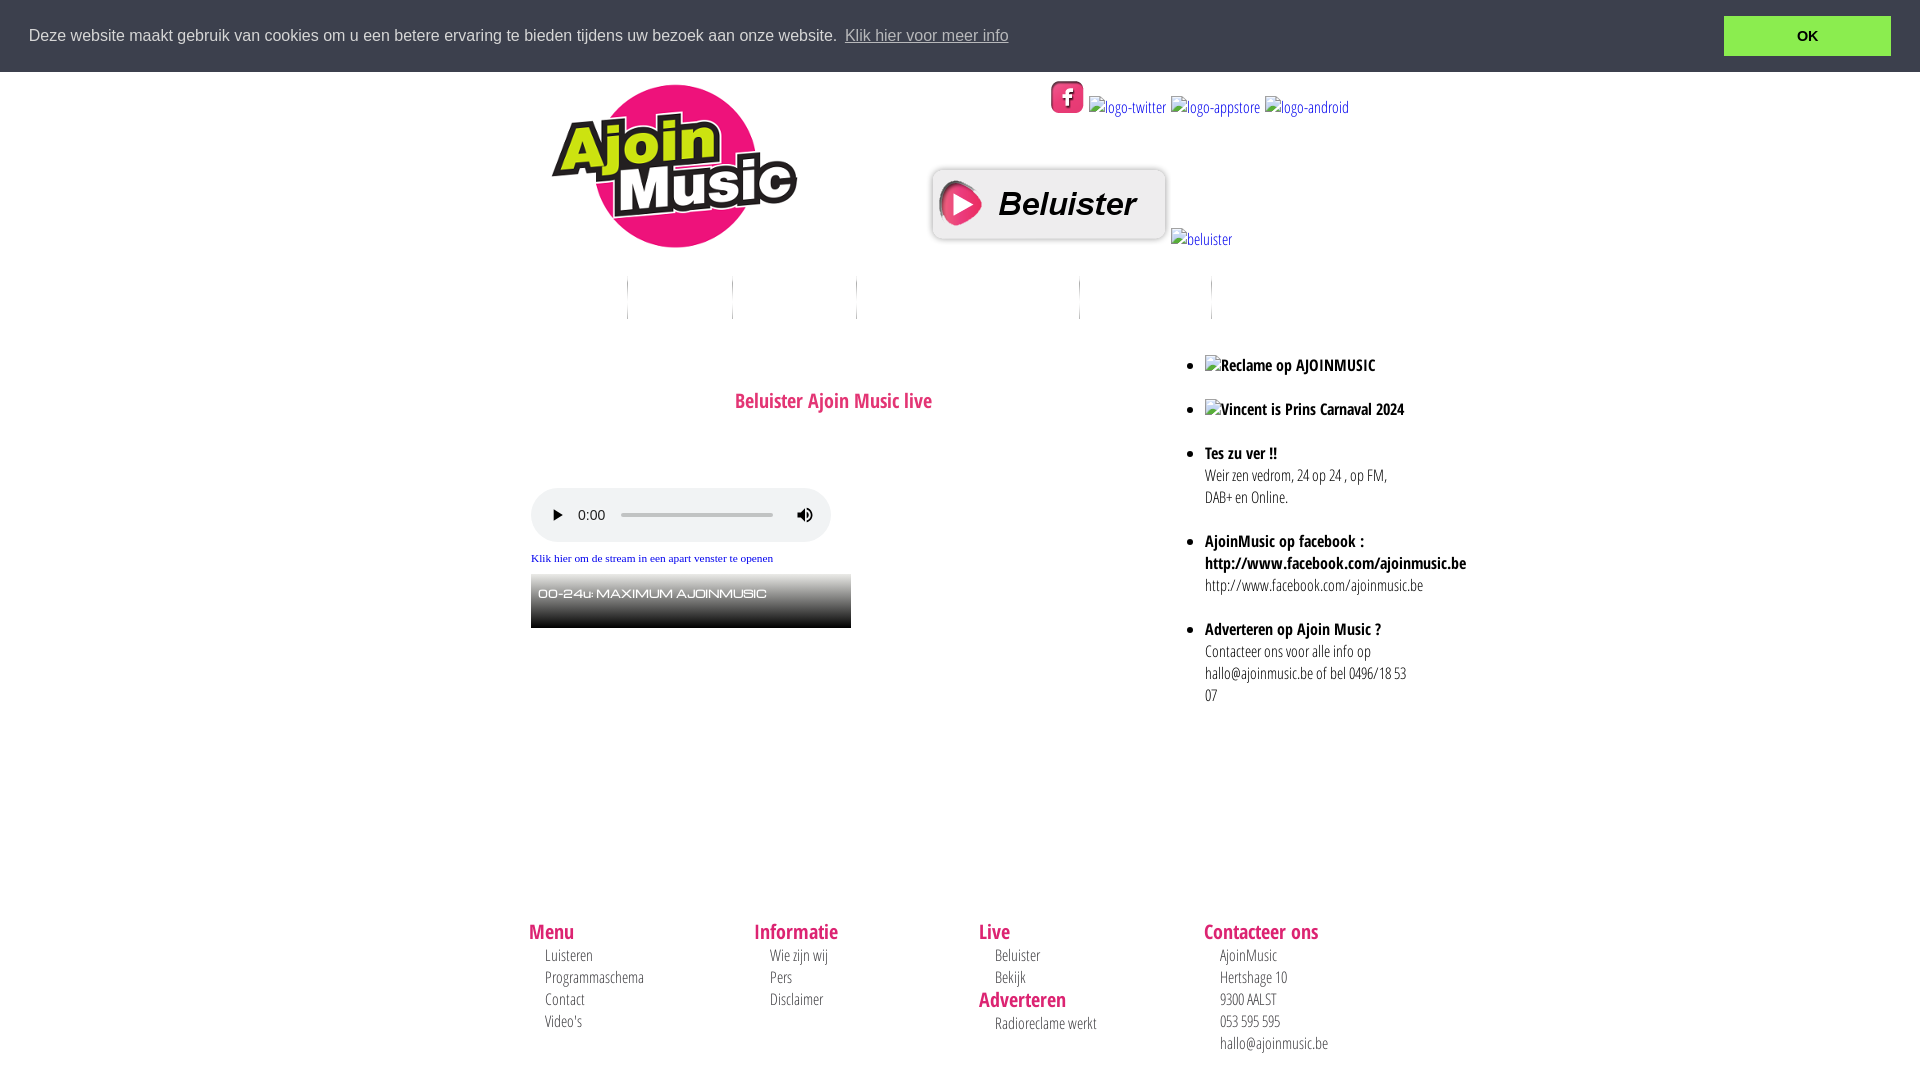 Image resolution: width=1920 pixels, height=1080 pixels. What do you see at coordinates (564, 999) in the screenshot?
I see `'Contact'` at bounding box center [564, 999].